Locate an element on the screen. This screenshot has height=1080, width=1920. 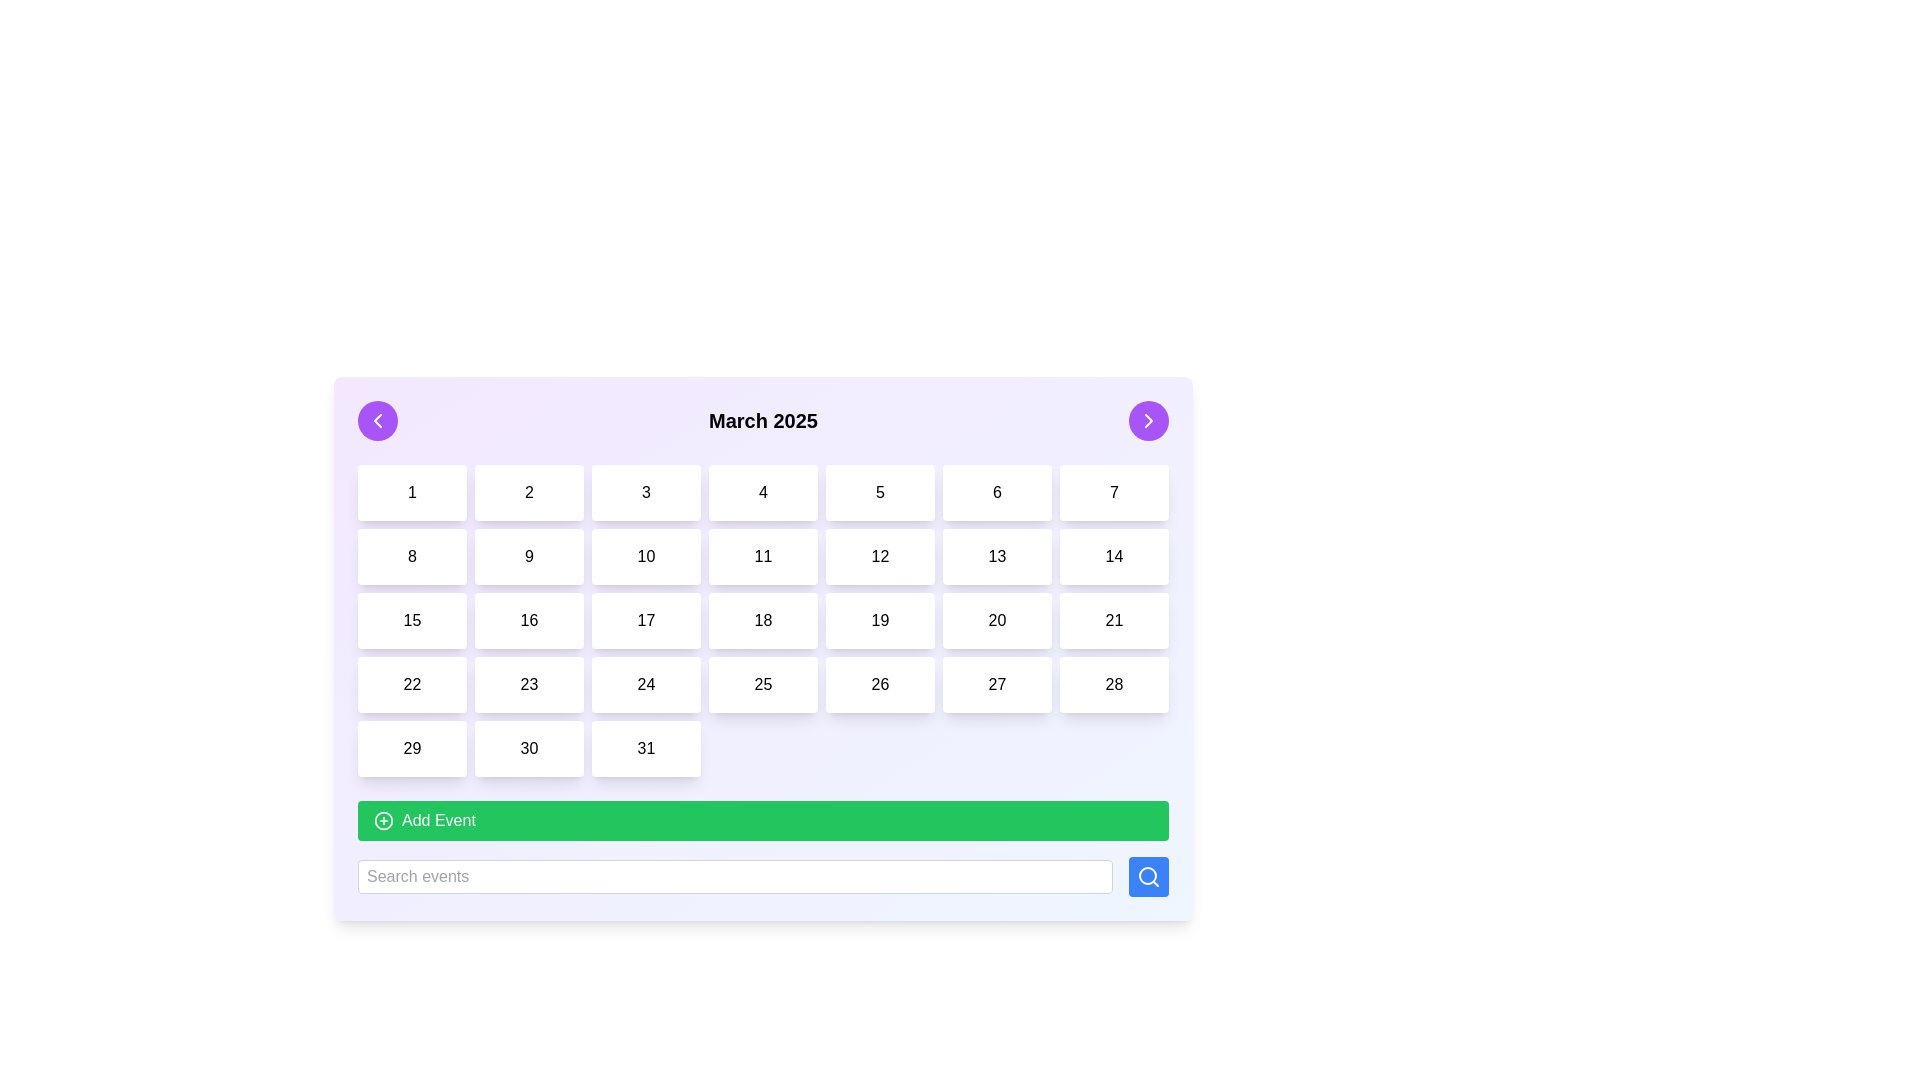
the static visual representation of the 6th day of the calendar month in the first row of a 7-column grid layout is located at coordinates (997, 493).